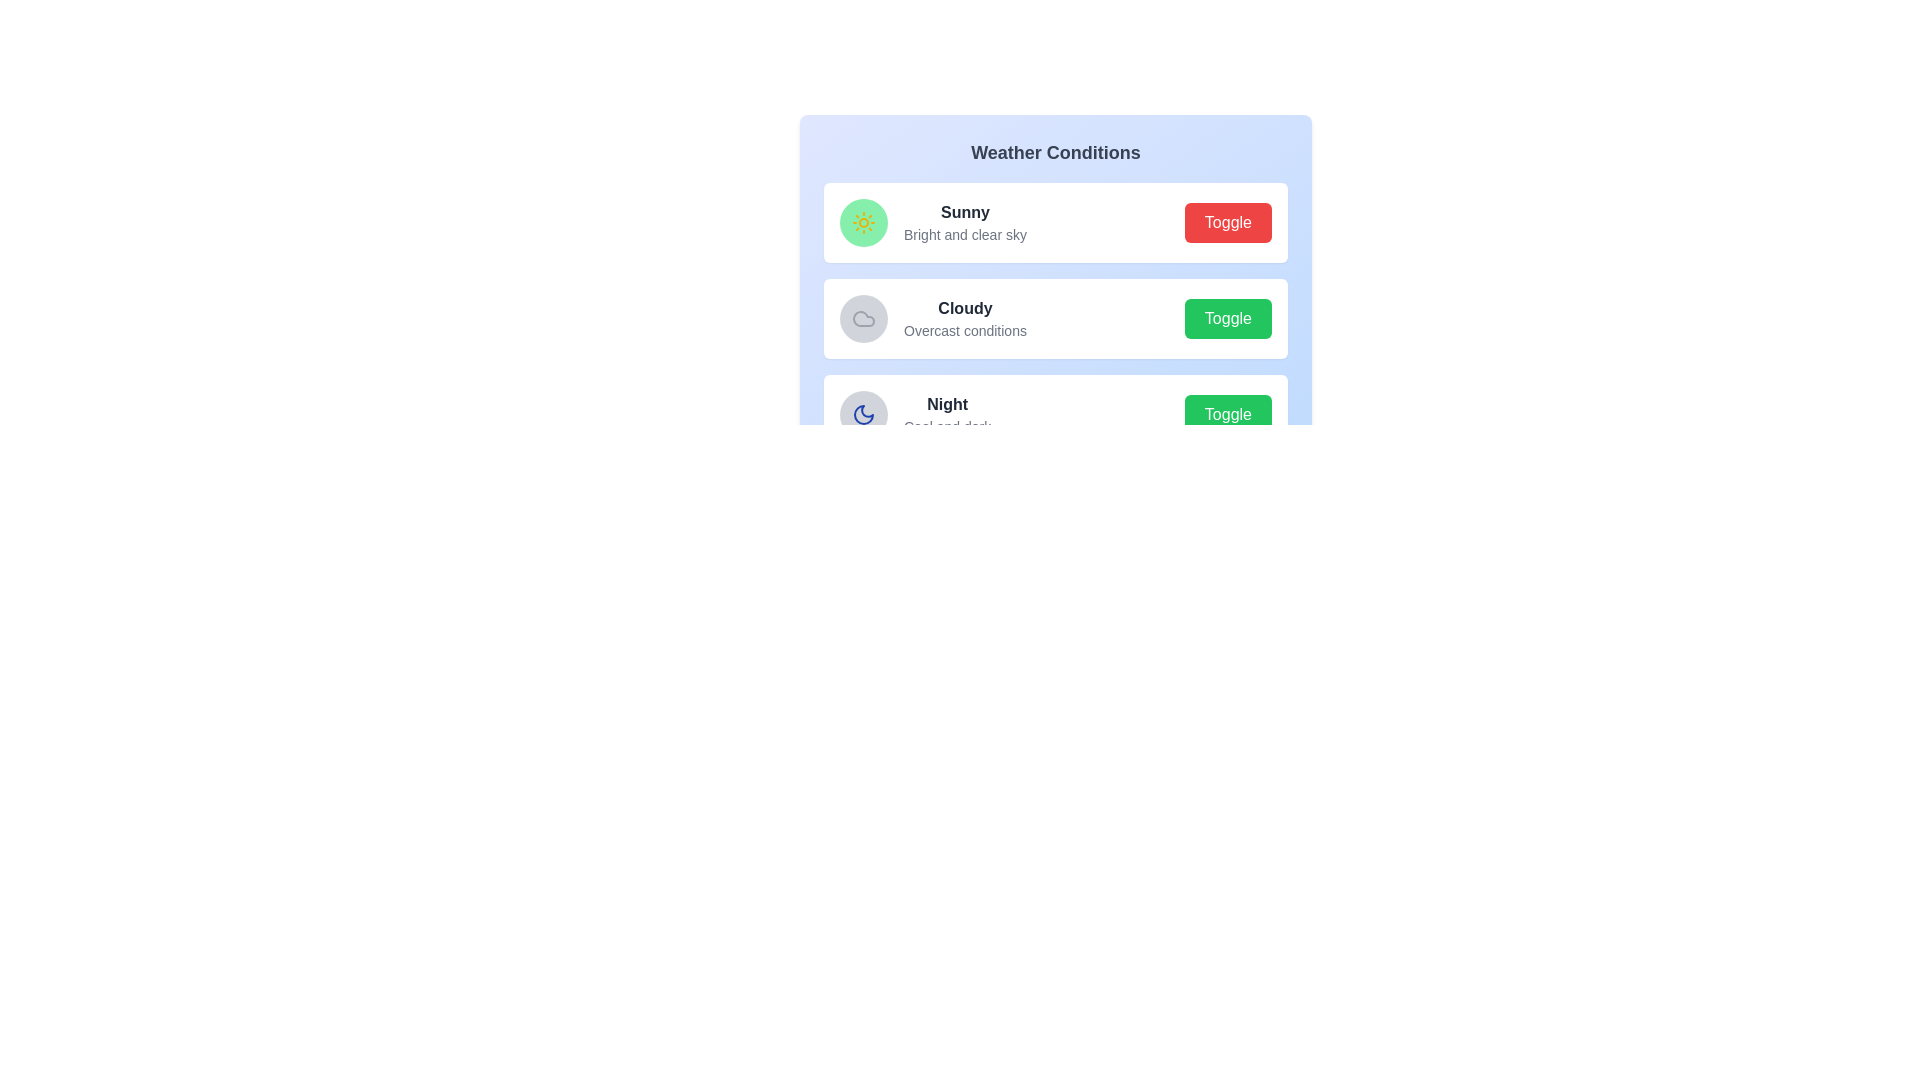 The width and height of the screenshot is (1920, 1080). I want to click on the toggle button for the weather state Cloudy, so click(1227, 318).